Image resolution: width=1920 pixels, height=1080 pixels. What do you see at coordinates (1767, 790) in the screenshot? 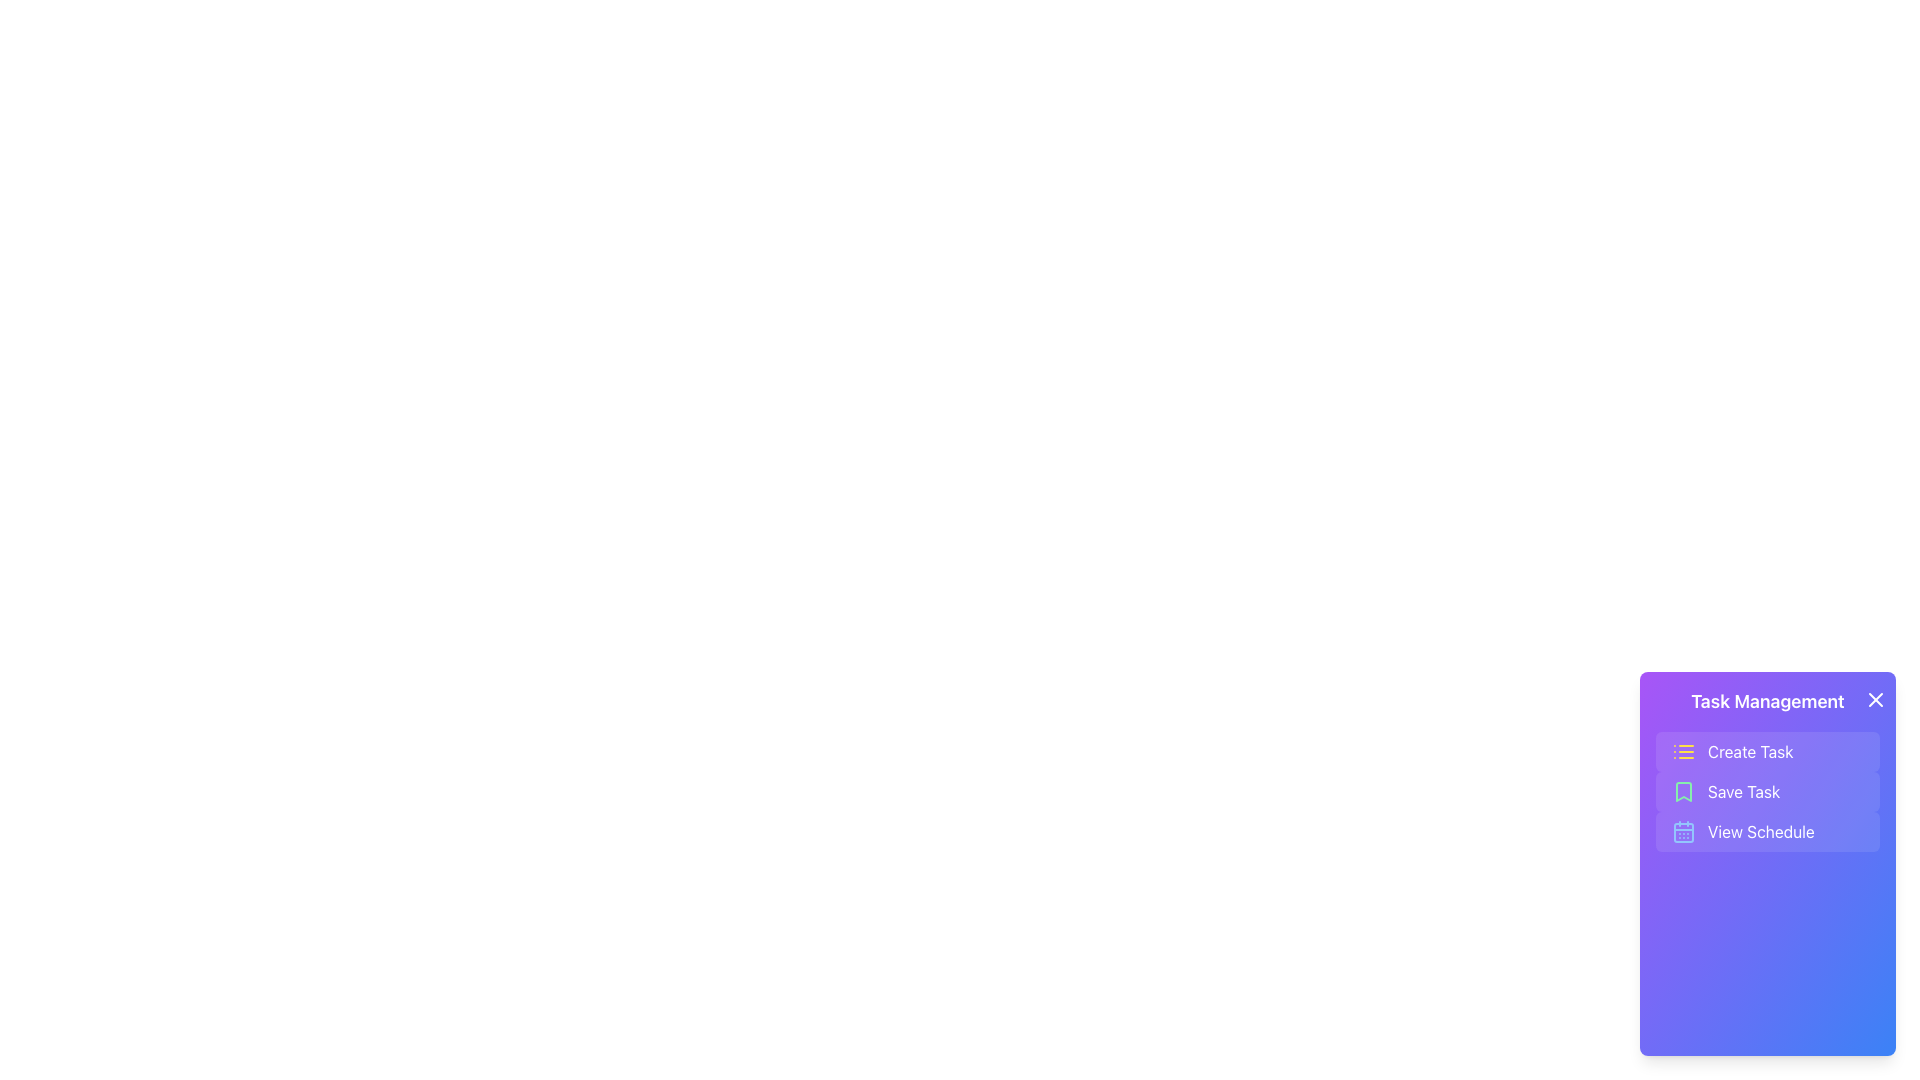
I see `the 'Save Task' button, which is a rectangular button with a soft rounded border, a purple gradient background, a green bookmark icon, and white sans-serif text` at bounding box center [1767, 790].